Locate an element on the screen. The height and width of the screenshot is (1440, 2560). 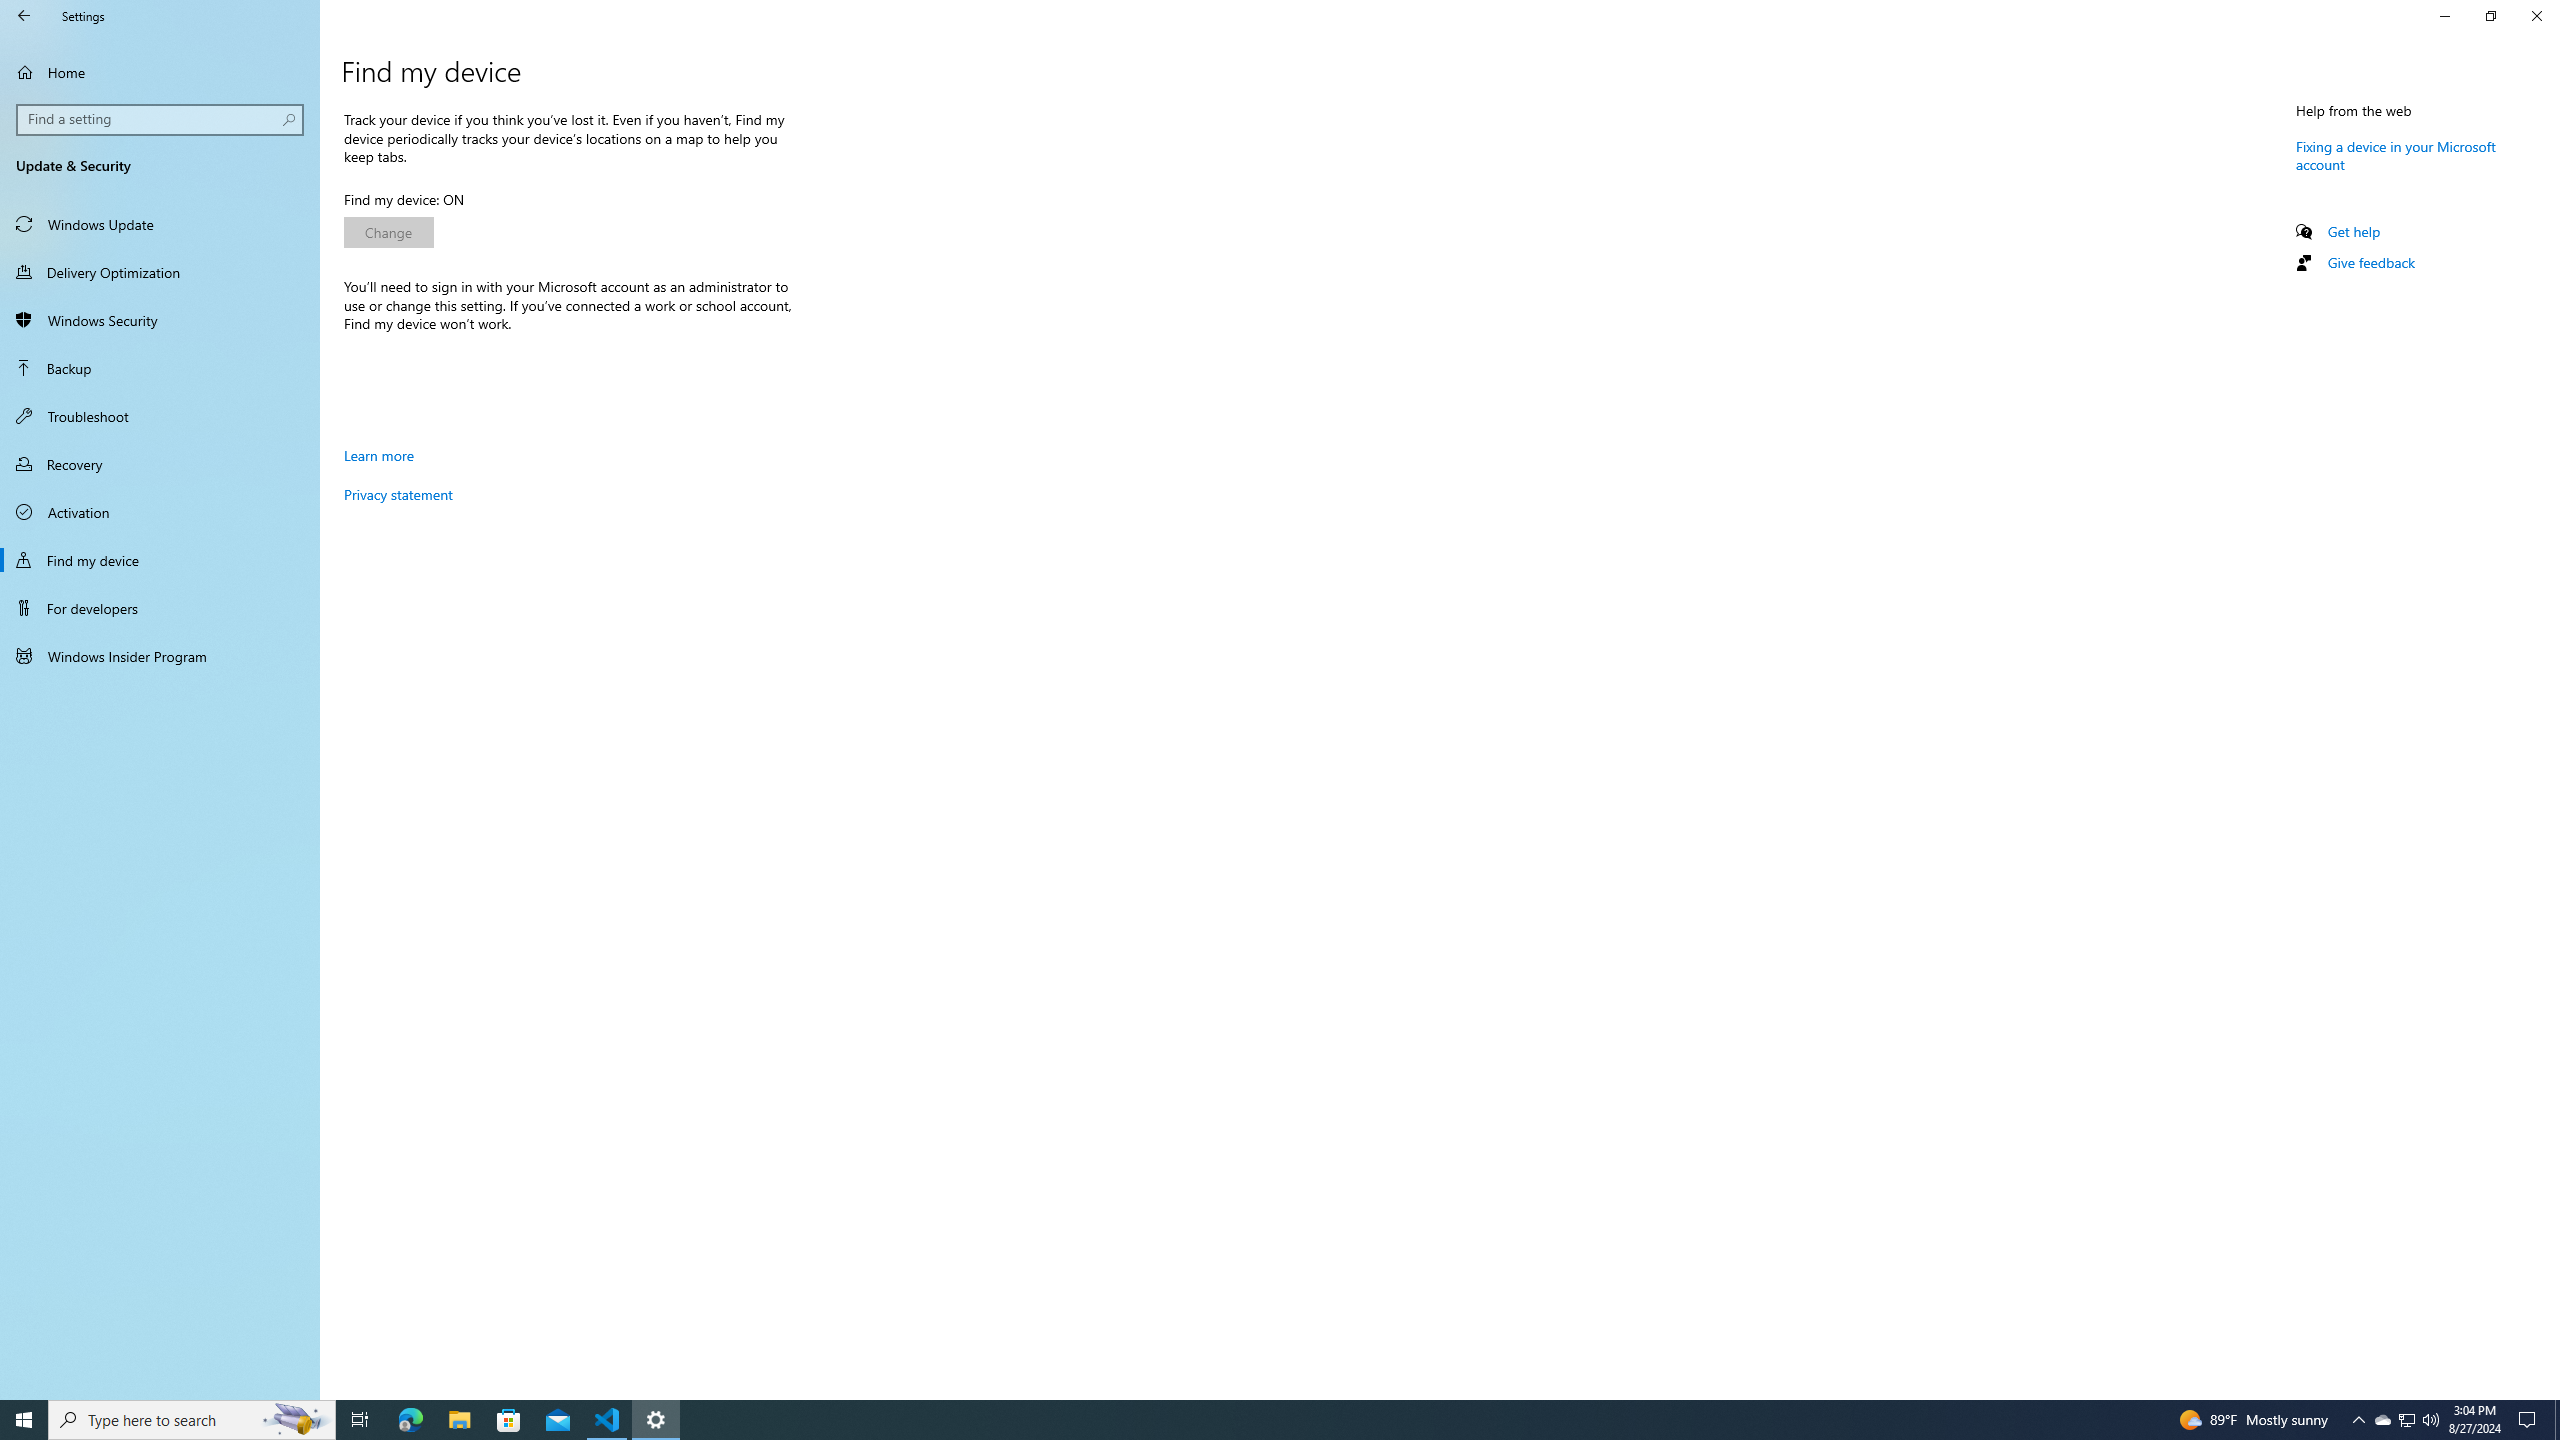
'Search box, Find a setting' is located at coordinates (160, 118).